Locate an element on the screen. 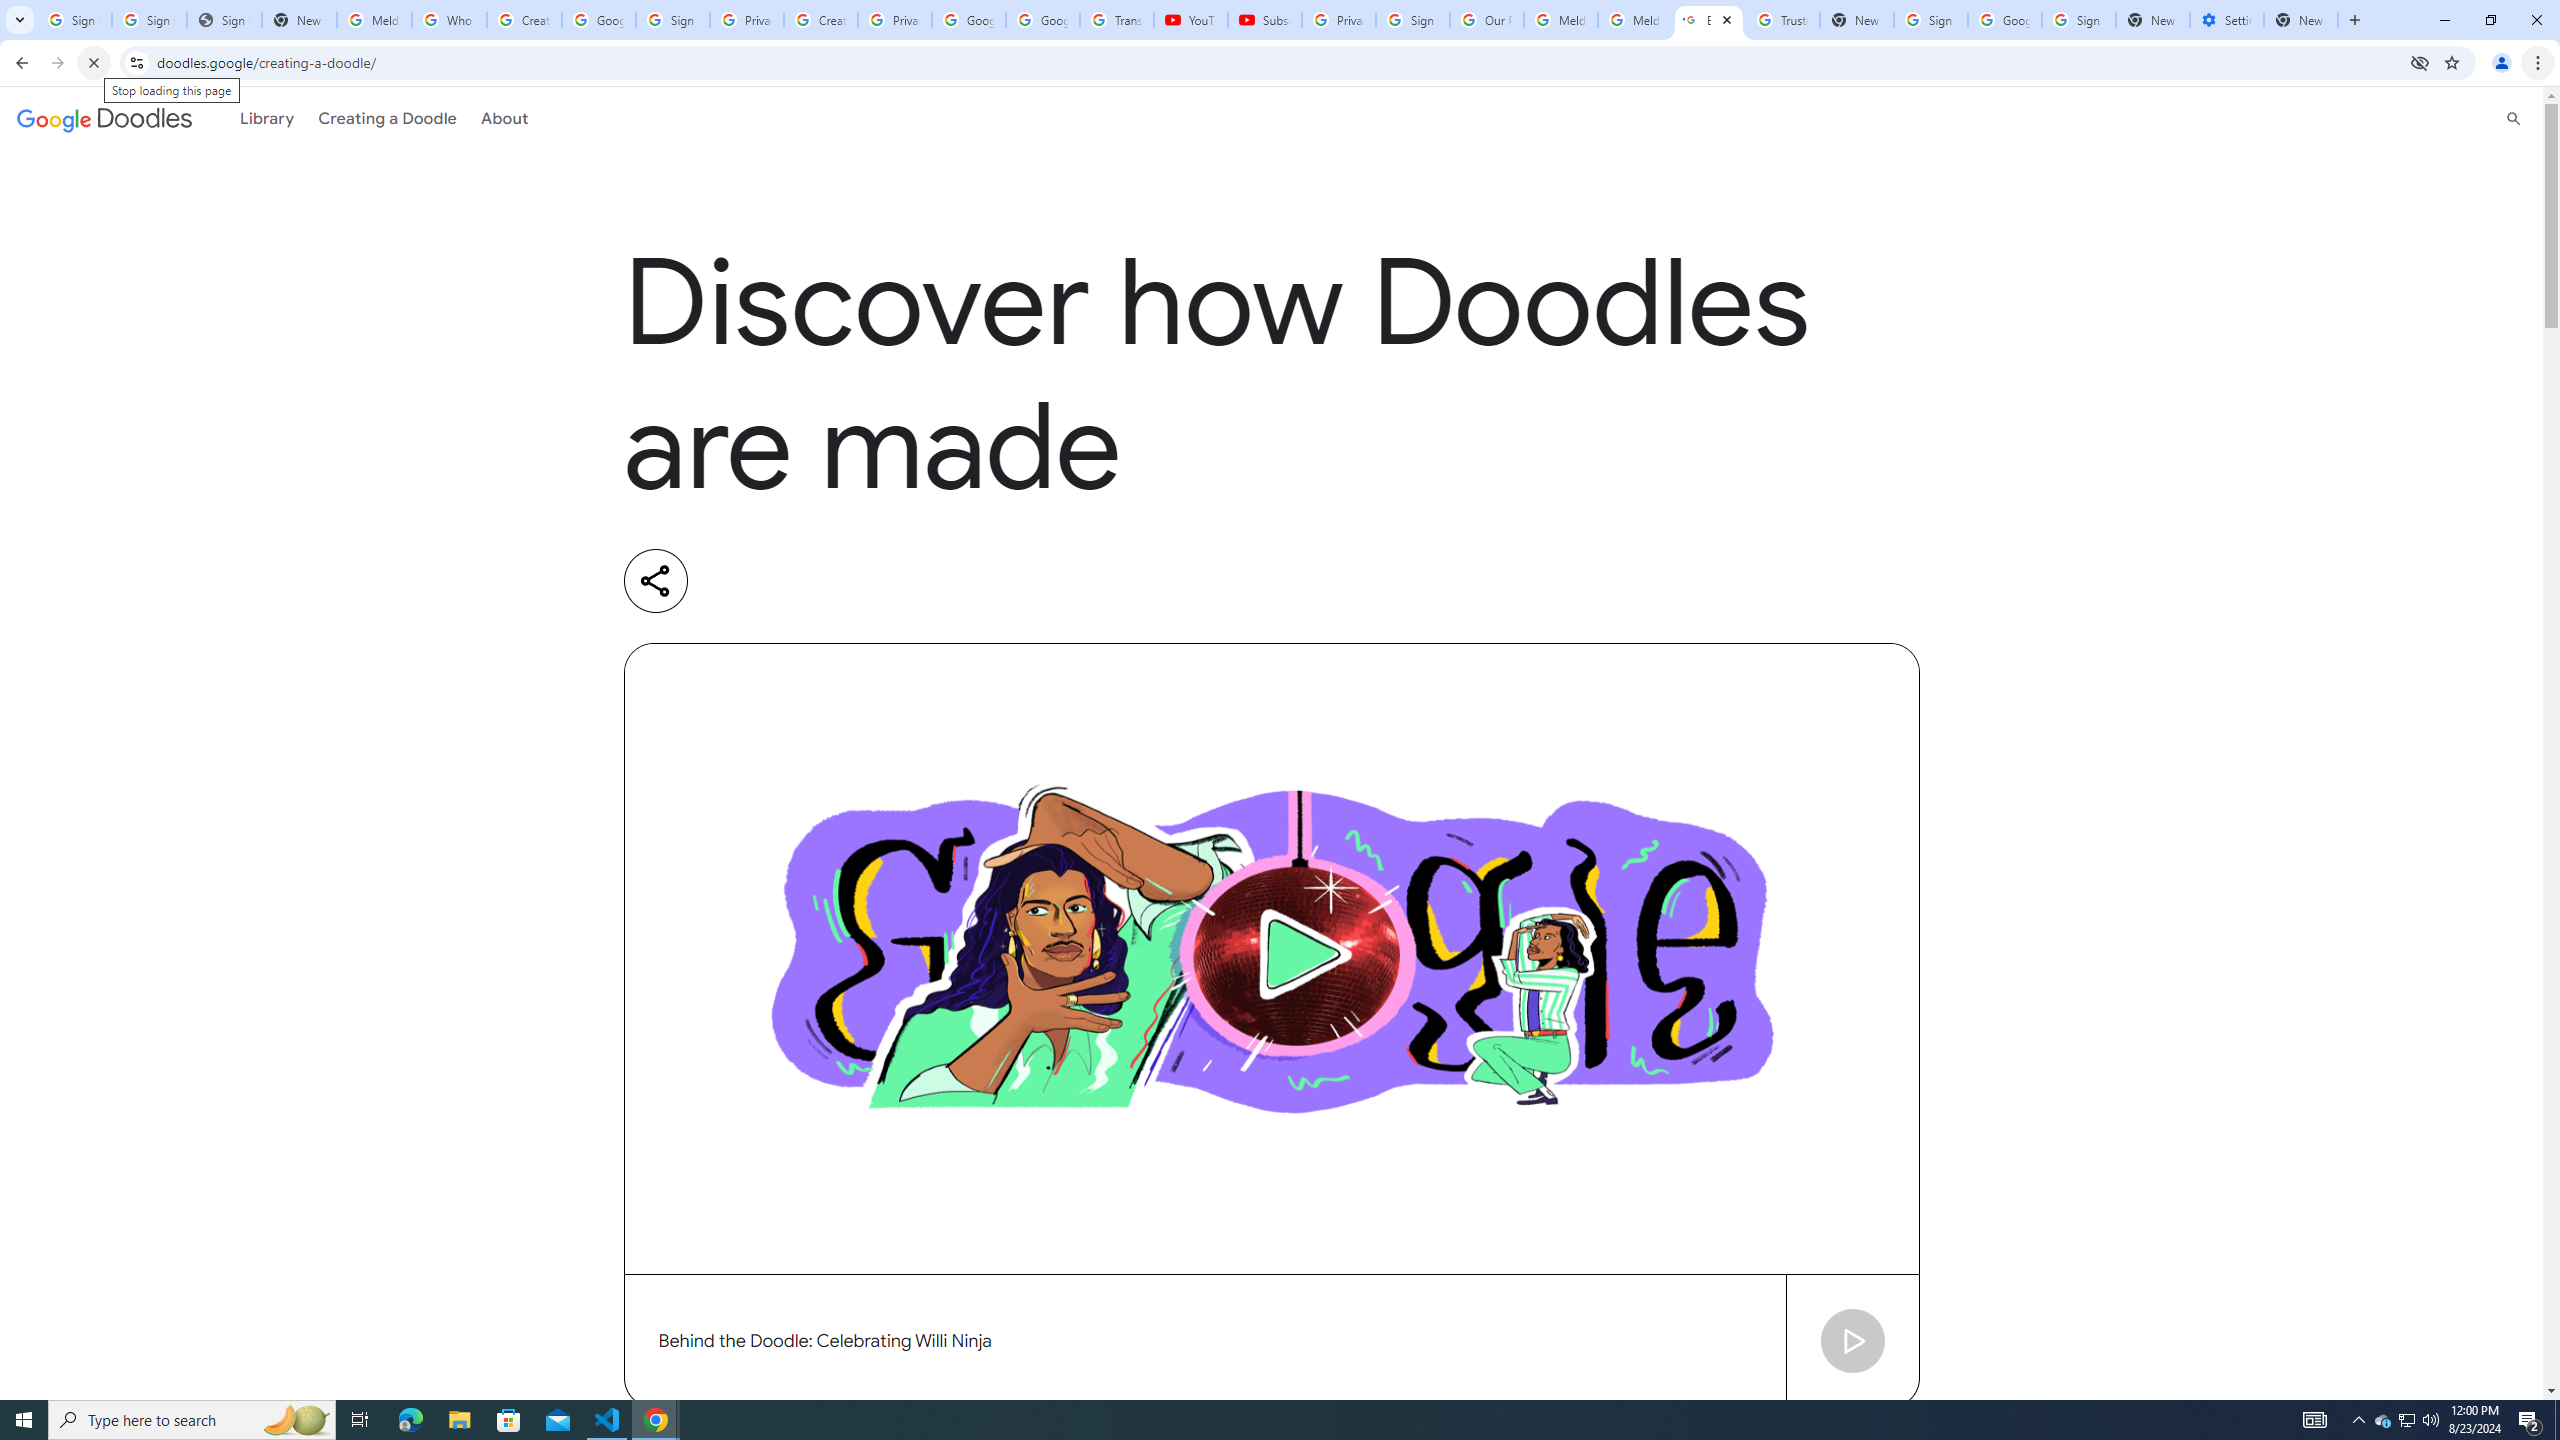 This screenshot has height=1440, width=2560. 'Who is my administrator? - Google Account Help' is located at coordinates (448, 19).